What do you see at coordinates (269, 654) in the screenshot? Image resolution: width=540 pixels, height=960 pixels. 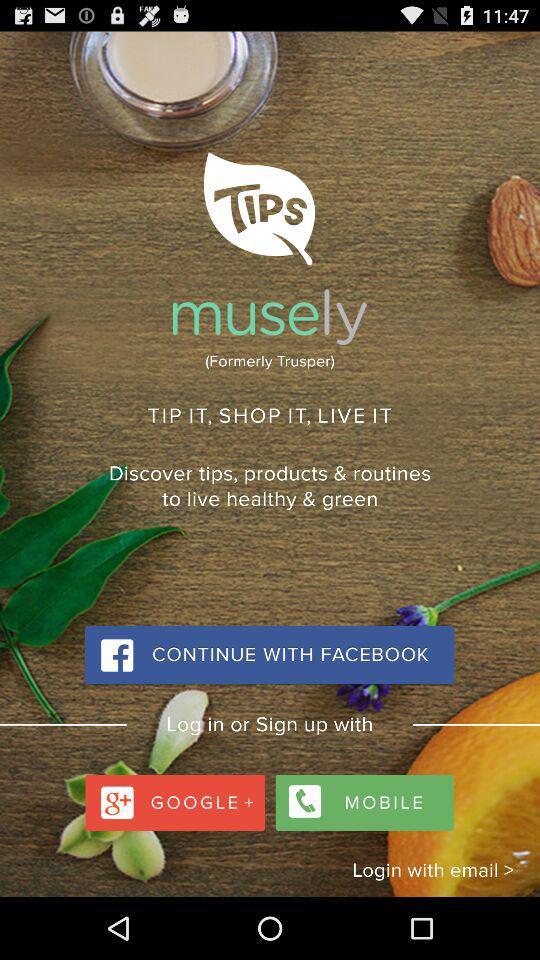 I see `continue` at bounding box center [269, 654].